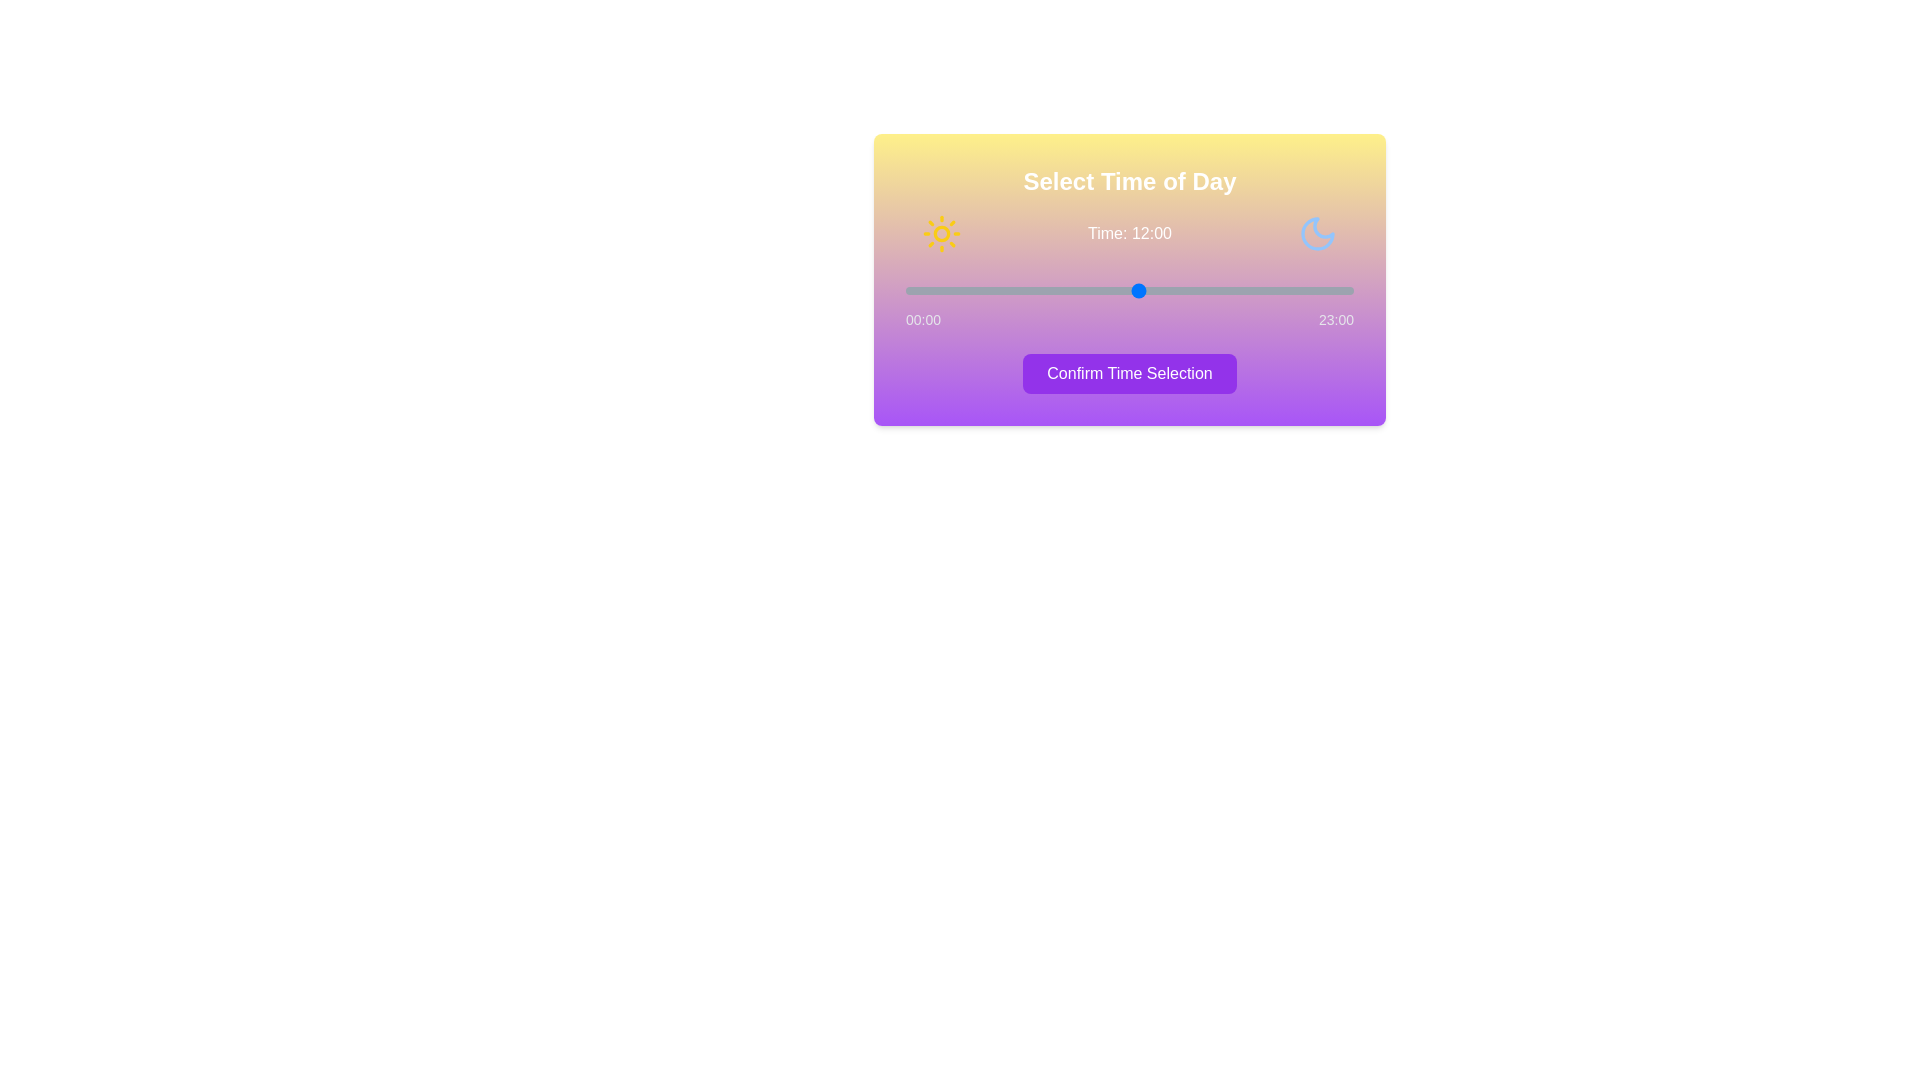 Image resolution: width=1920 pixels, height=1080 pixels. Describe the element at coordinates (1295, 290) in the screenshot. I see `the time to 20 hour(s) by interacting with the slider` at that location.